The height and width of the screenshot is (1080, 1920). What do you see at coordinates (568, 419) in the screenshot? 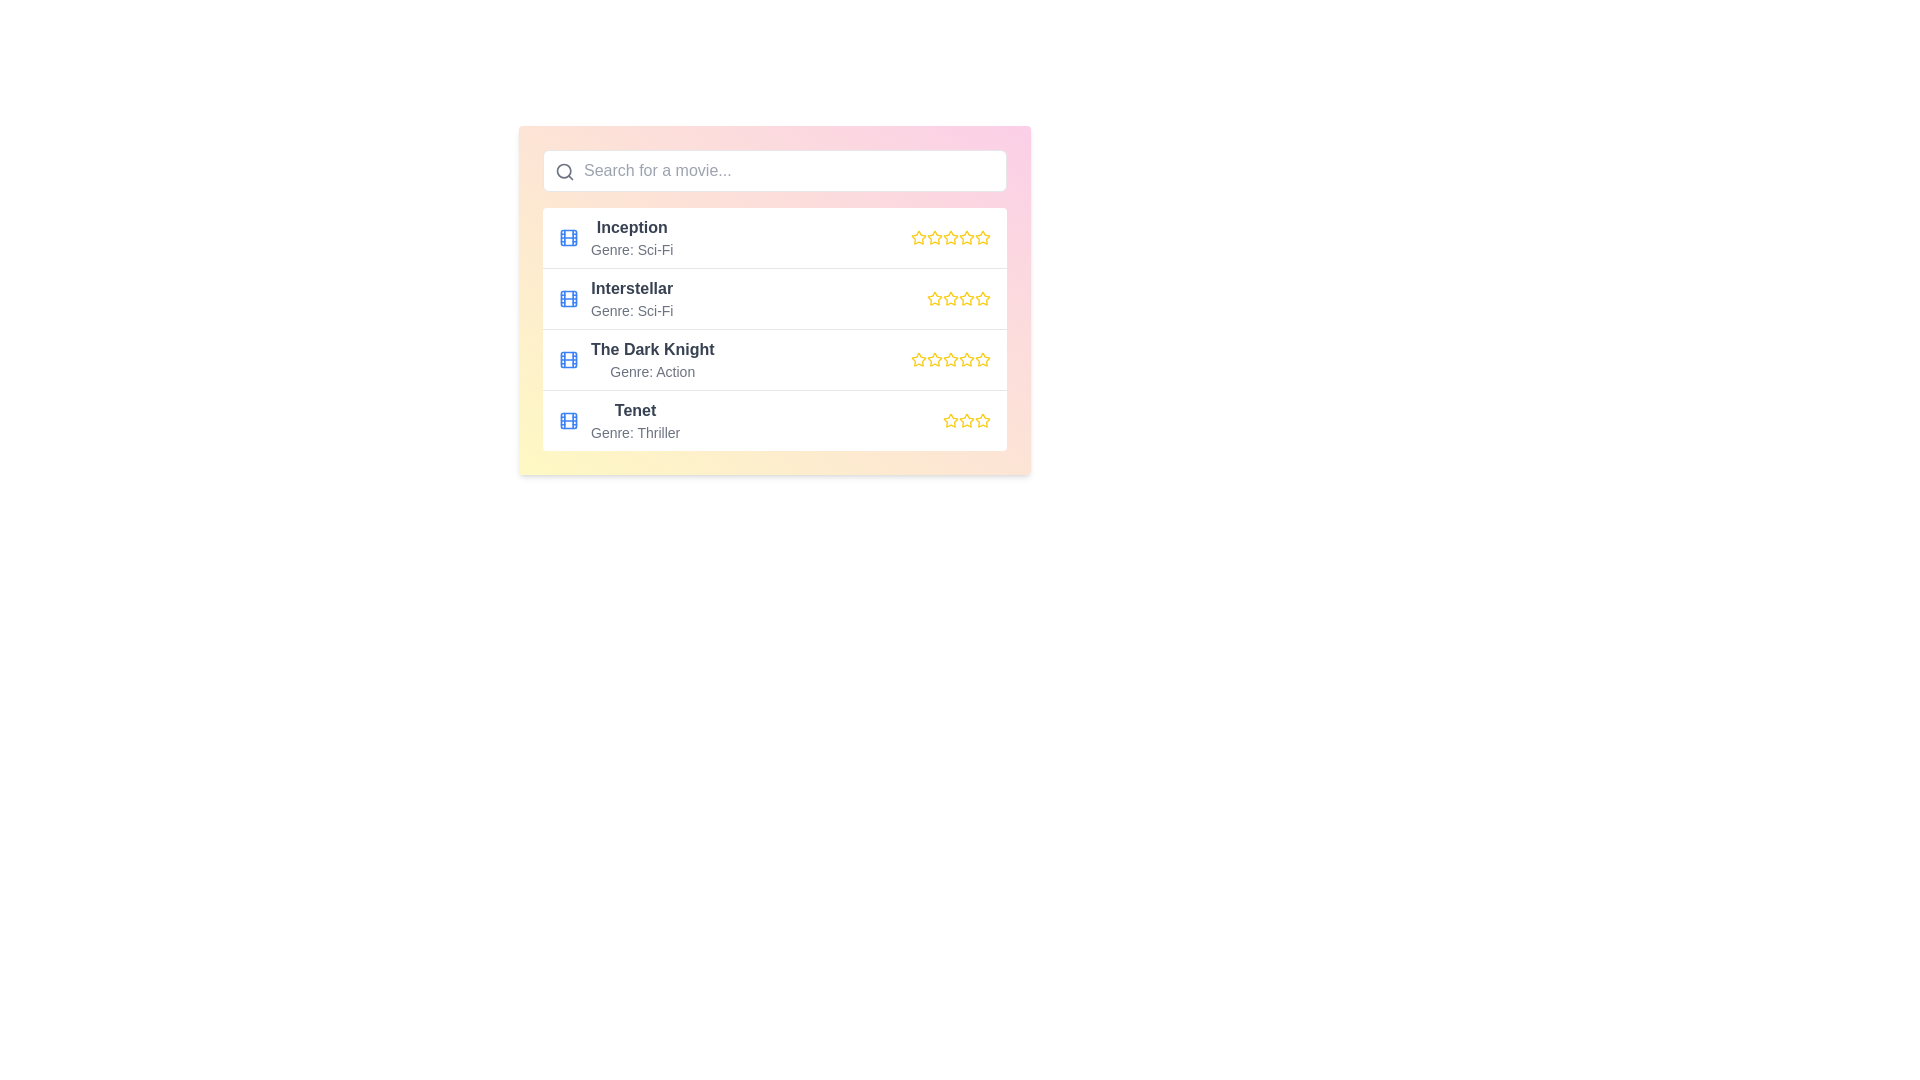
I see `the decorative icon indicating the fourth movie entry in the list, which is positioned to the left of the movie title and genre text` at bounding box center [568, 419].